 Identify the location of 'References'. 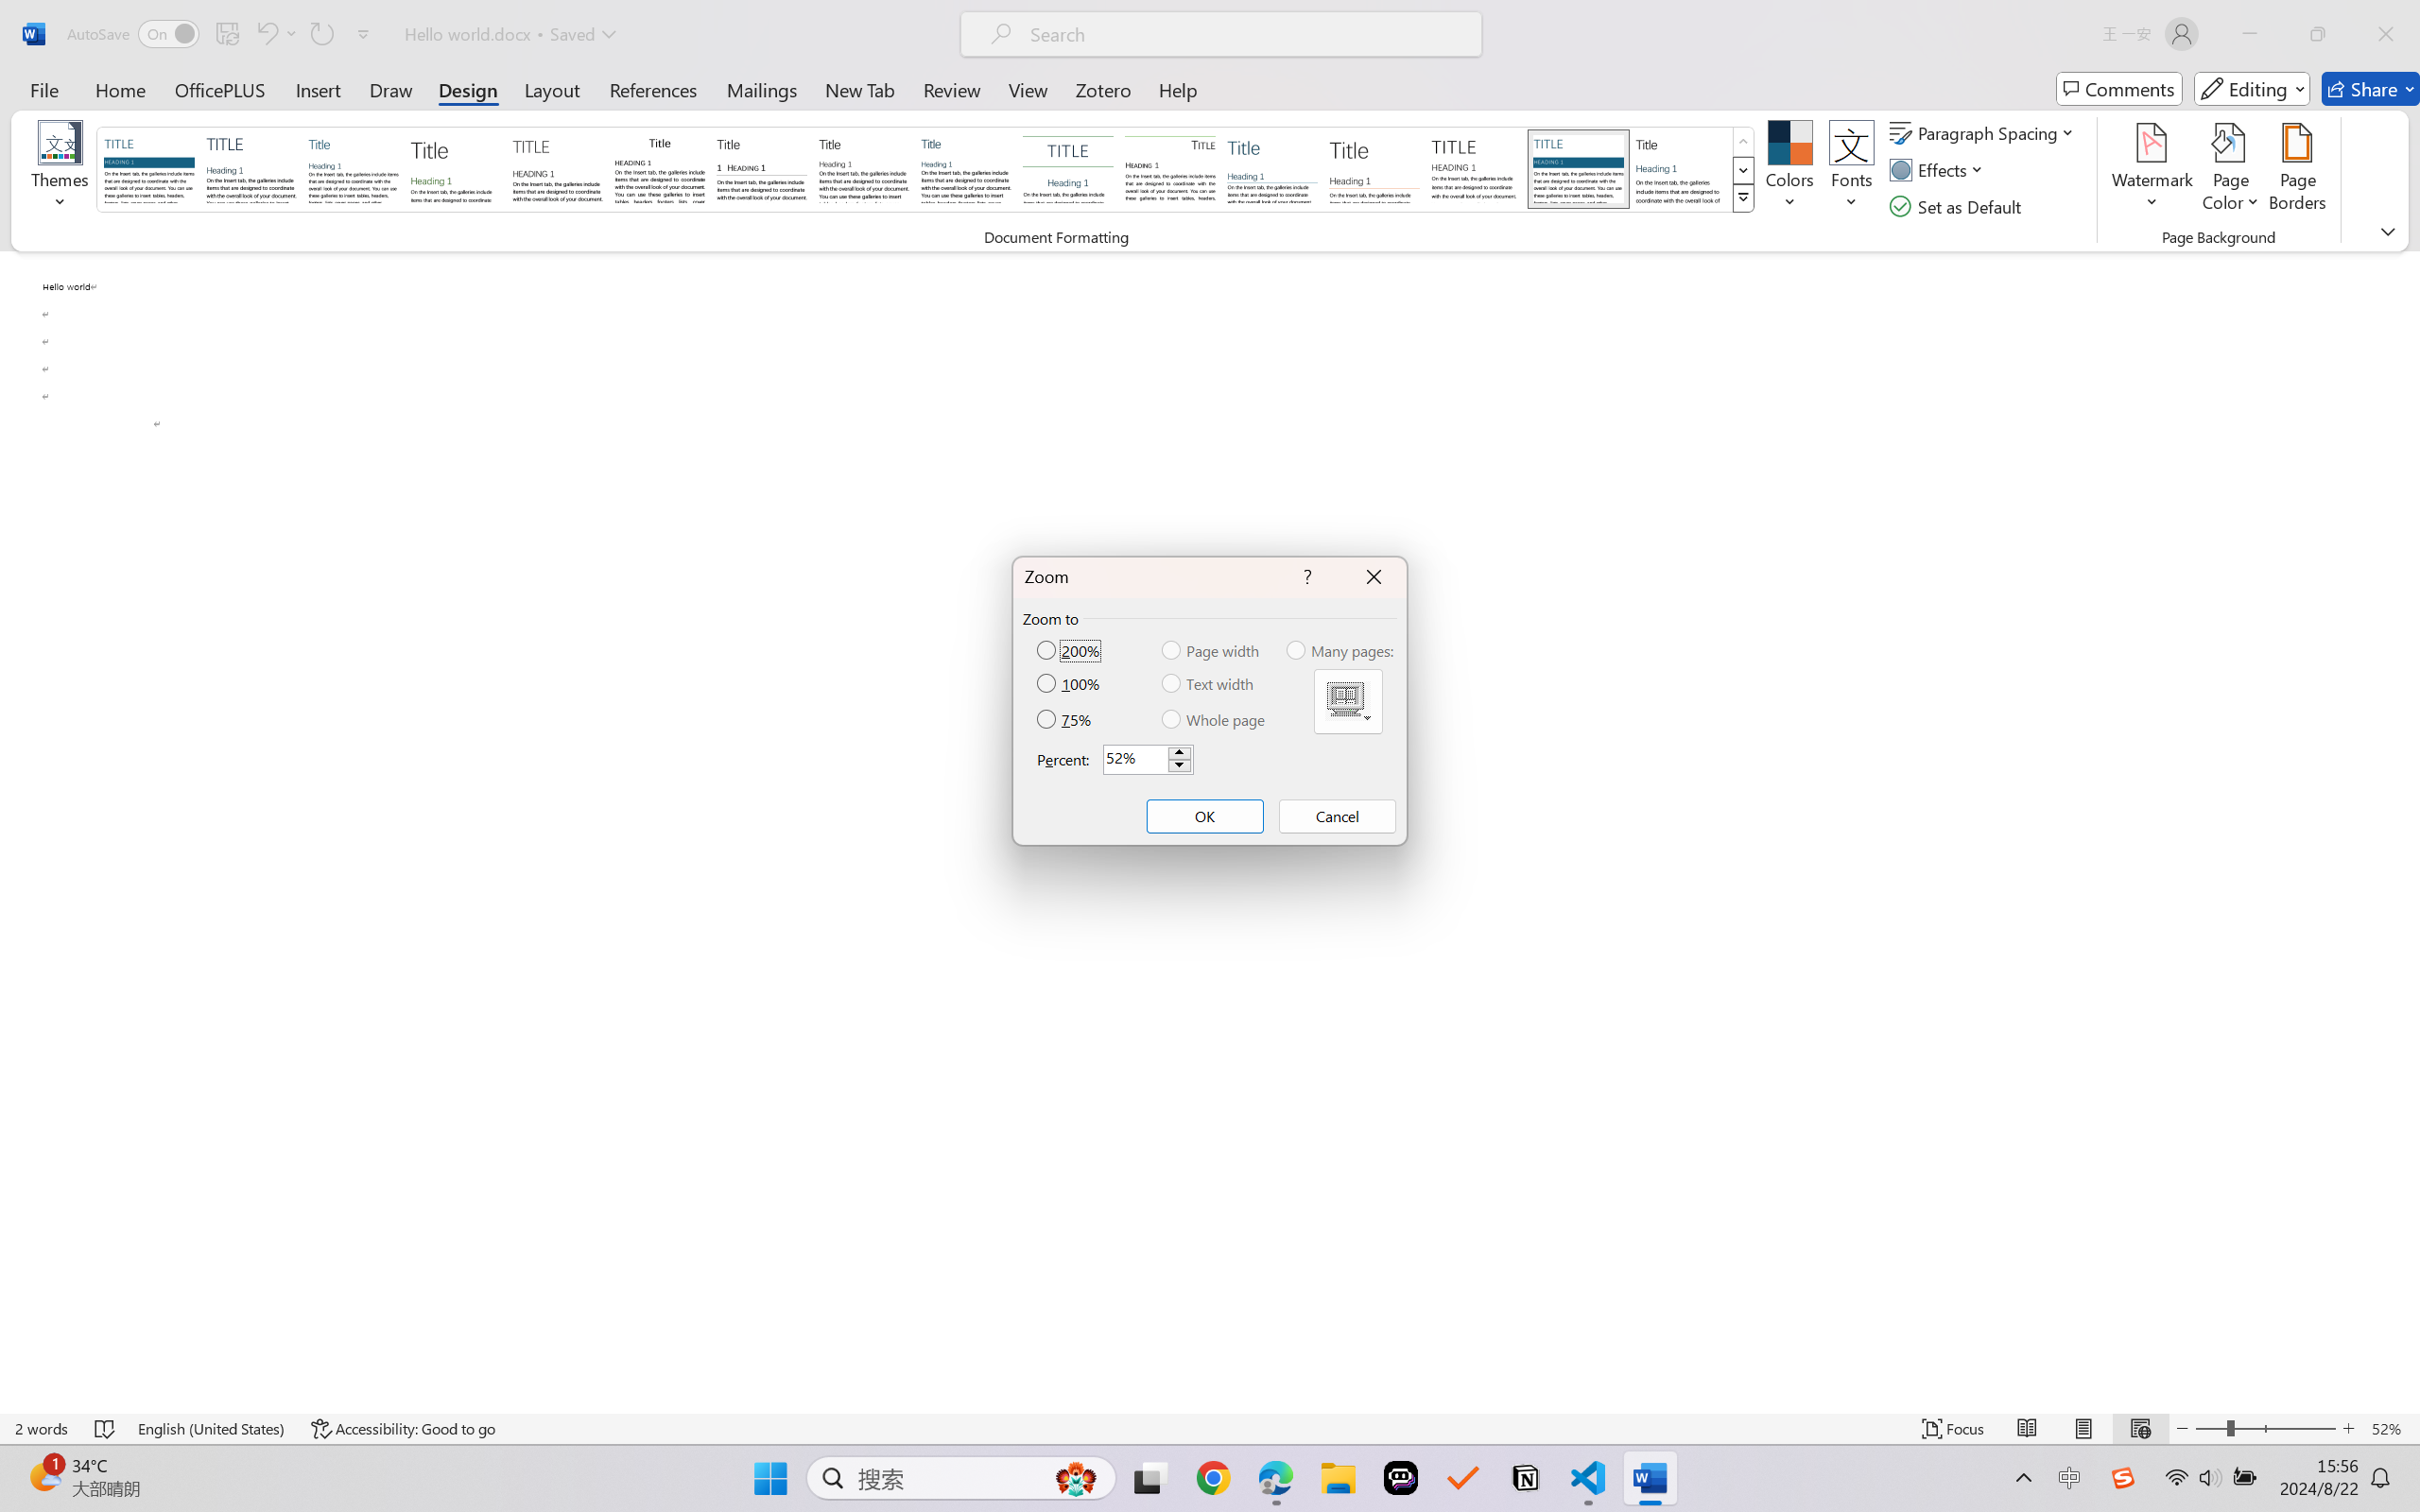
(653, 88).